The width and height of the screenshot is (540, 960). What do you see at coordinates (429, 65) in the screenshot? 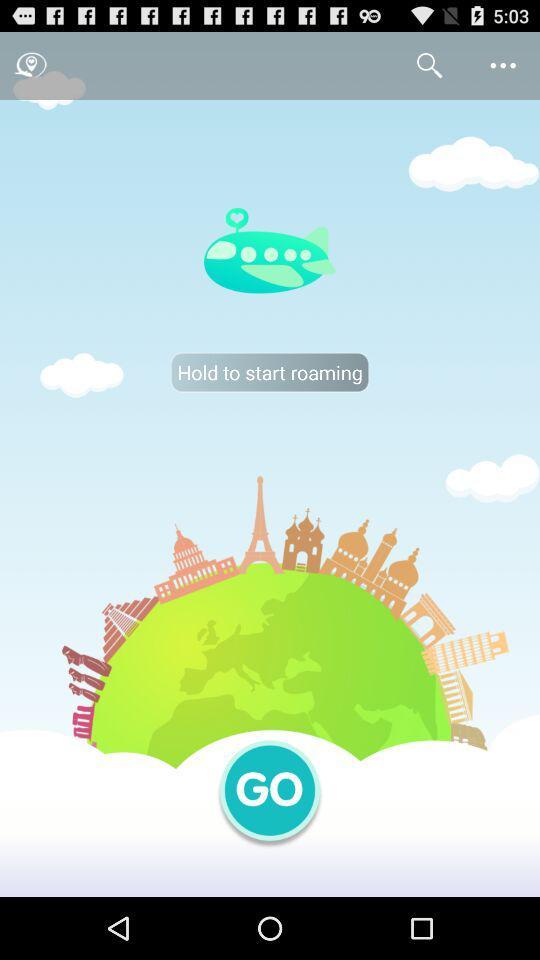
I see `search icon beside three horizontal dots` at bounding box center [429, 65].